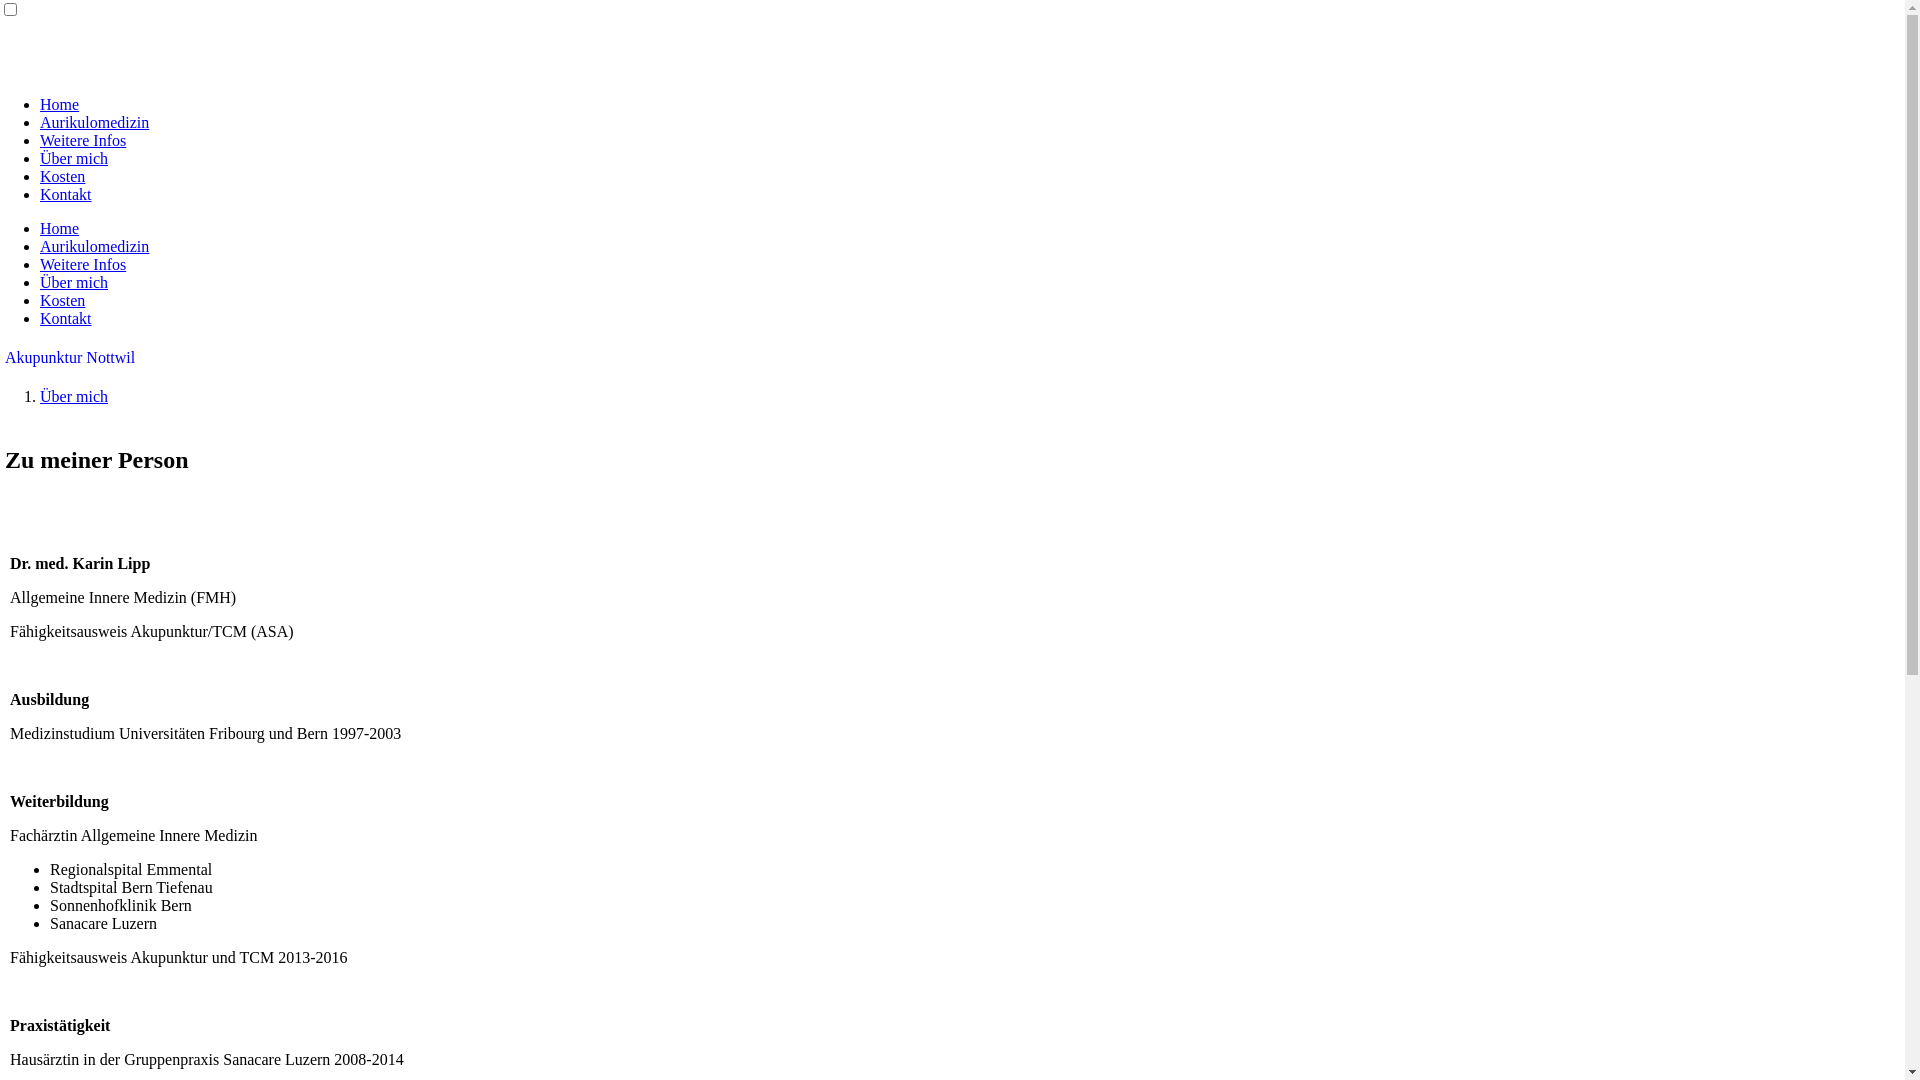 Image resolution: width=1920 pixels, height=1080 pixels. Describe the element at coordinates (59, 227) in the screenshot. I see `'Home'` at that location.